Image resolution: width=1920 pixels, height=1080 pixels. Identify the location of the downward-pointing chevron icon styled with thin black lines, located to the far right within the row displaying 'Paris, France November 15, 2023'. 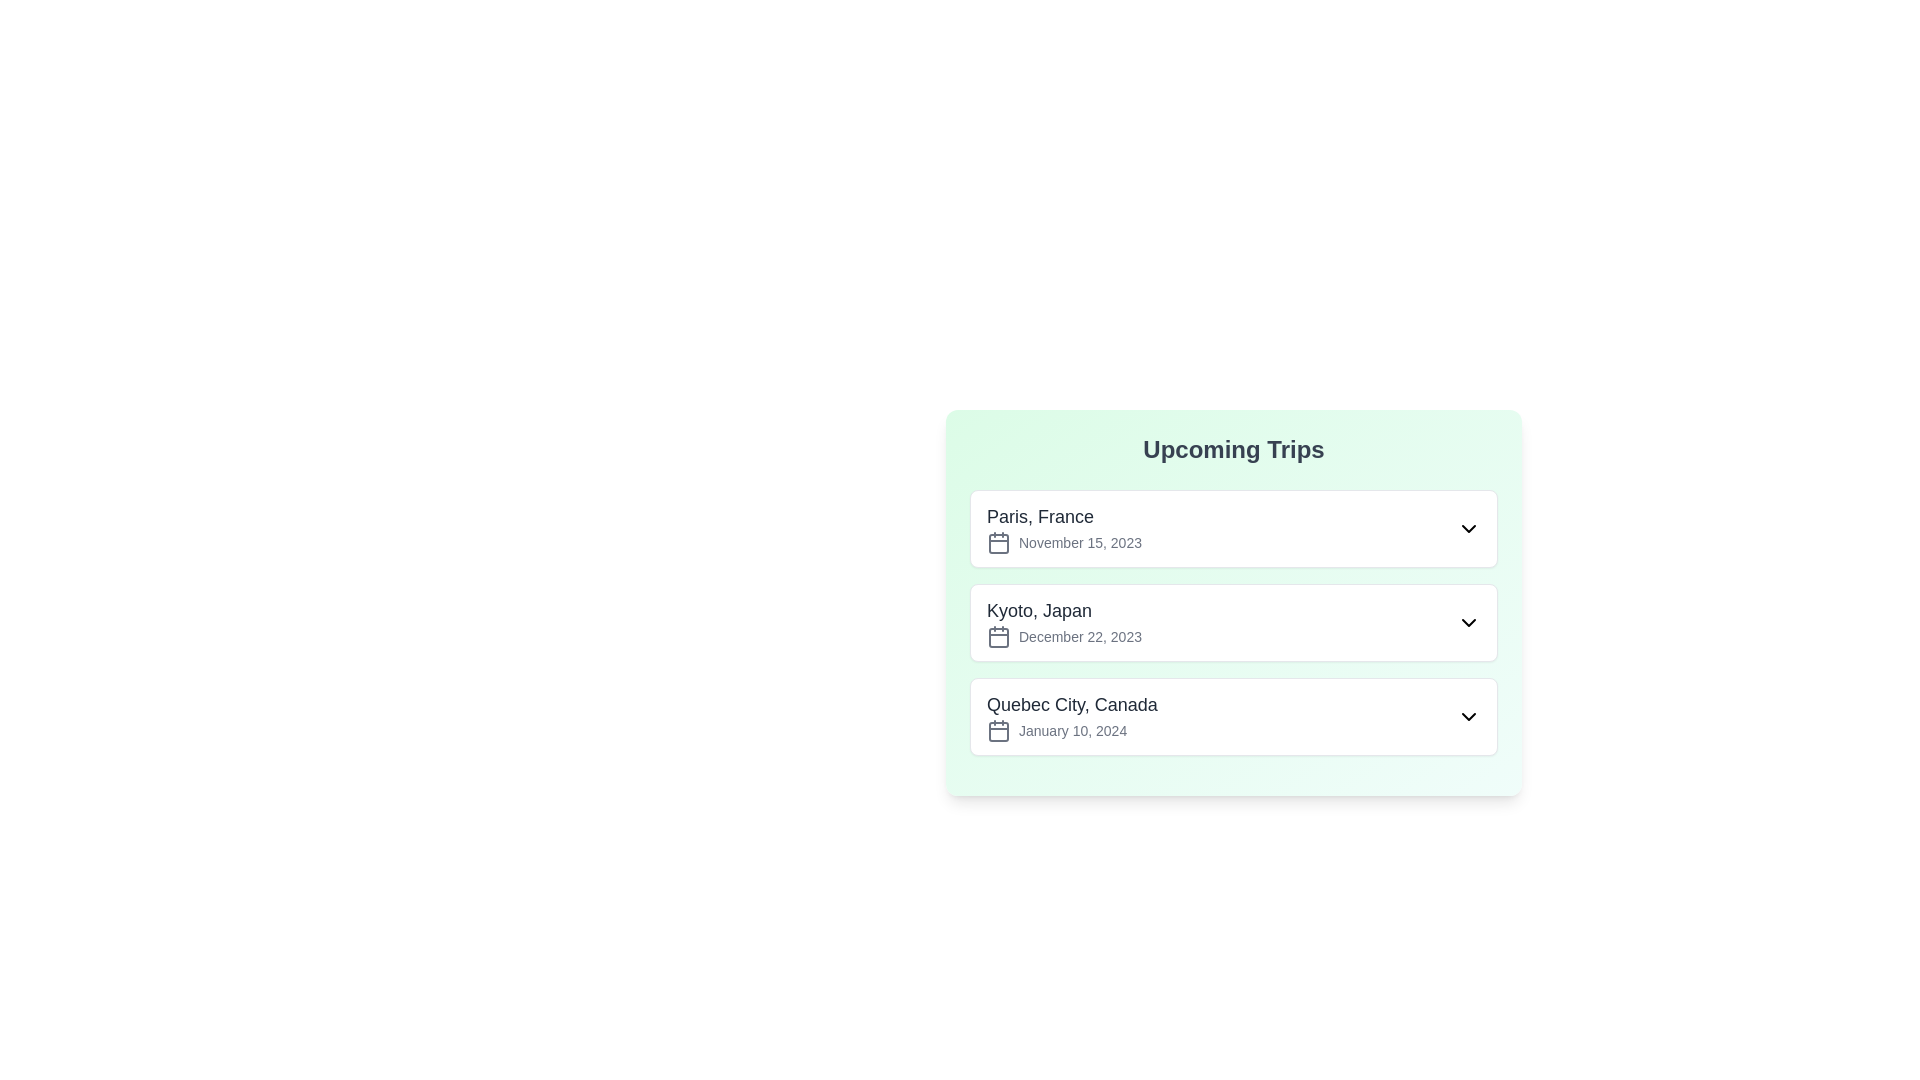
(1468, 527).